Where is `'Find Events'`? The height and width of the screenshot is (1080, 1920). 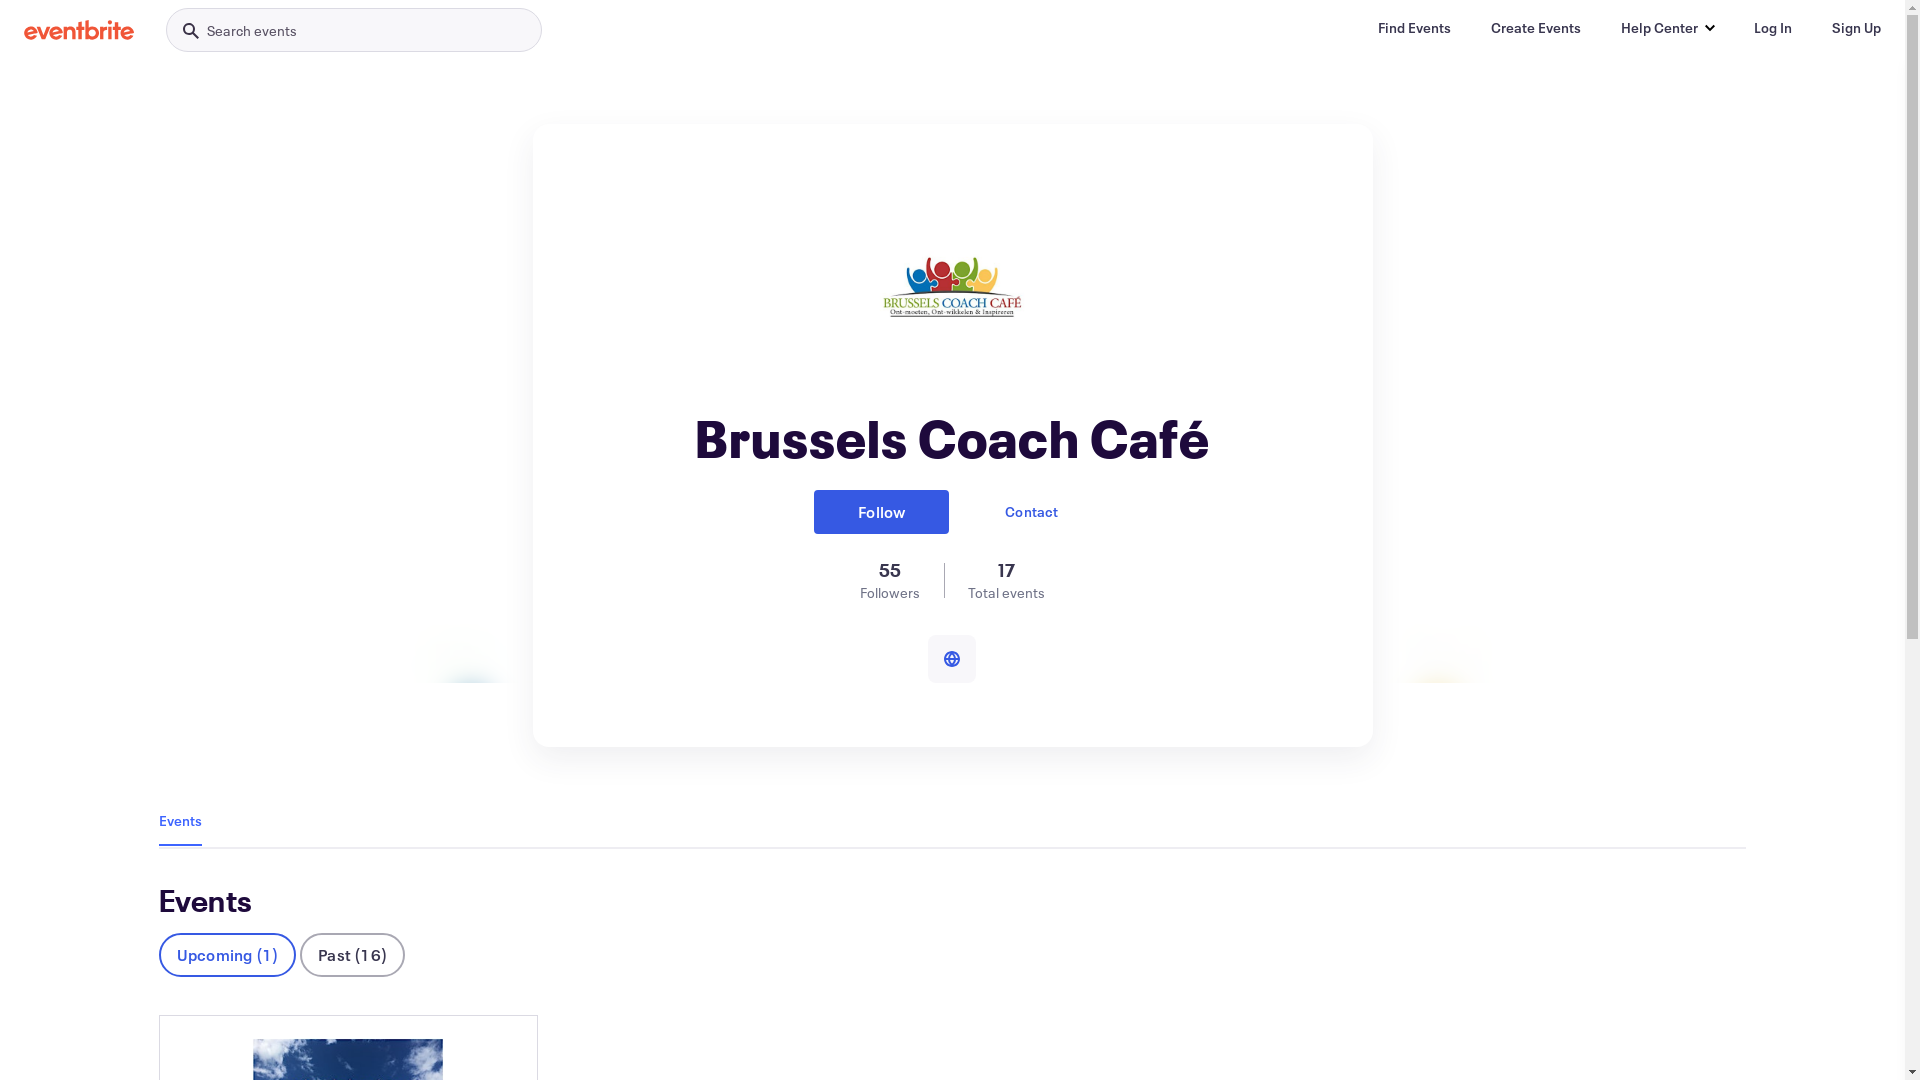
'Find Events' is located at coordinates (1361, 27).